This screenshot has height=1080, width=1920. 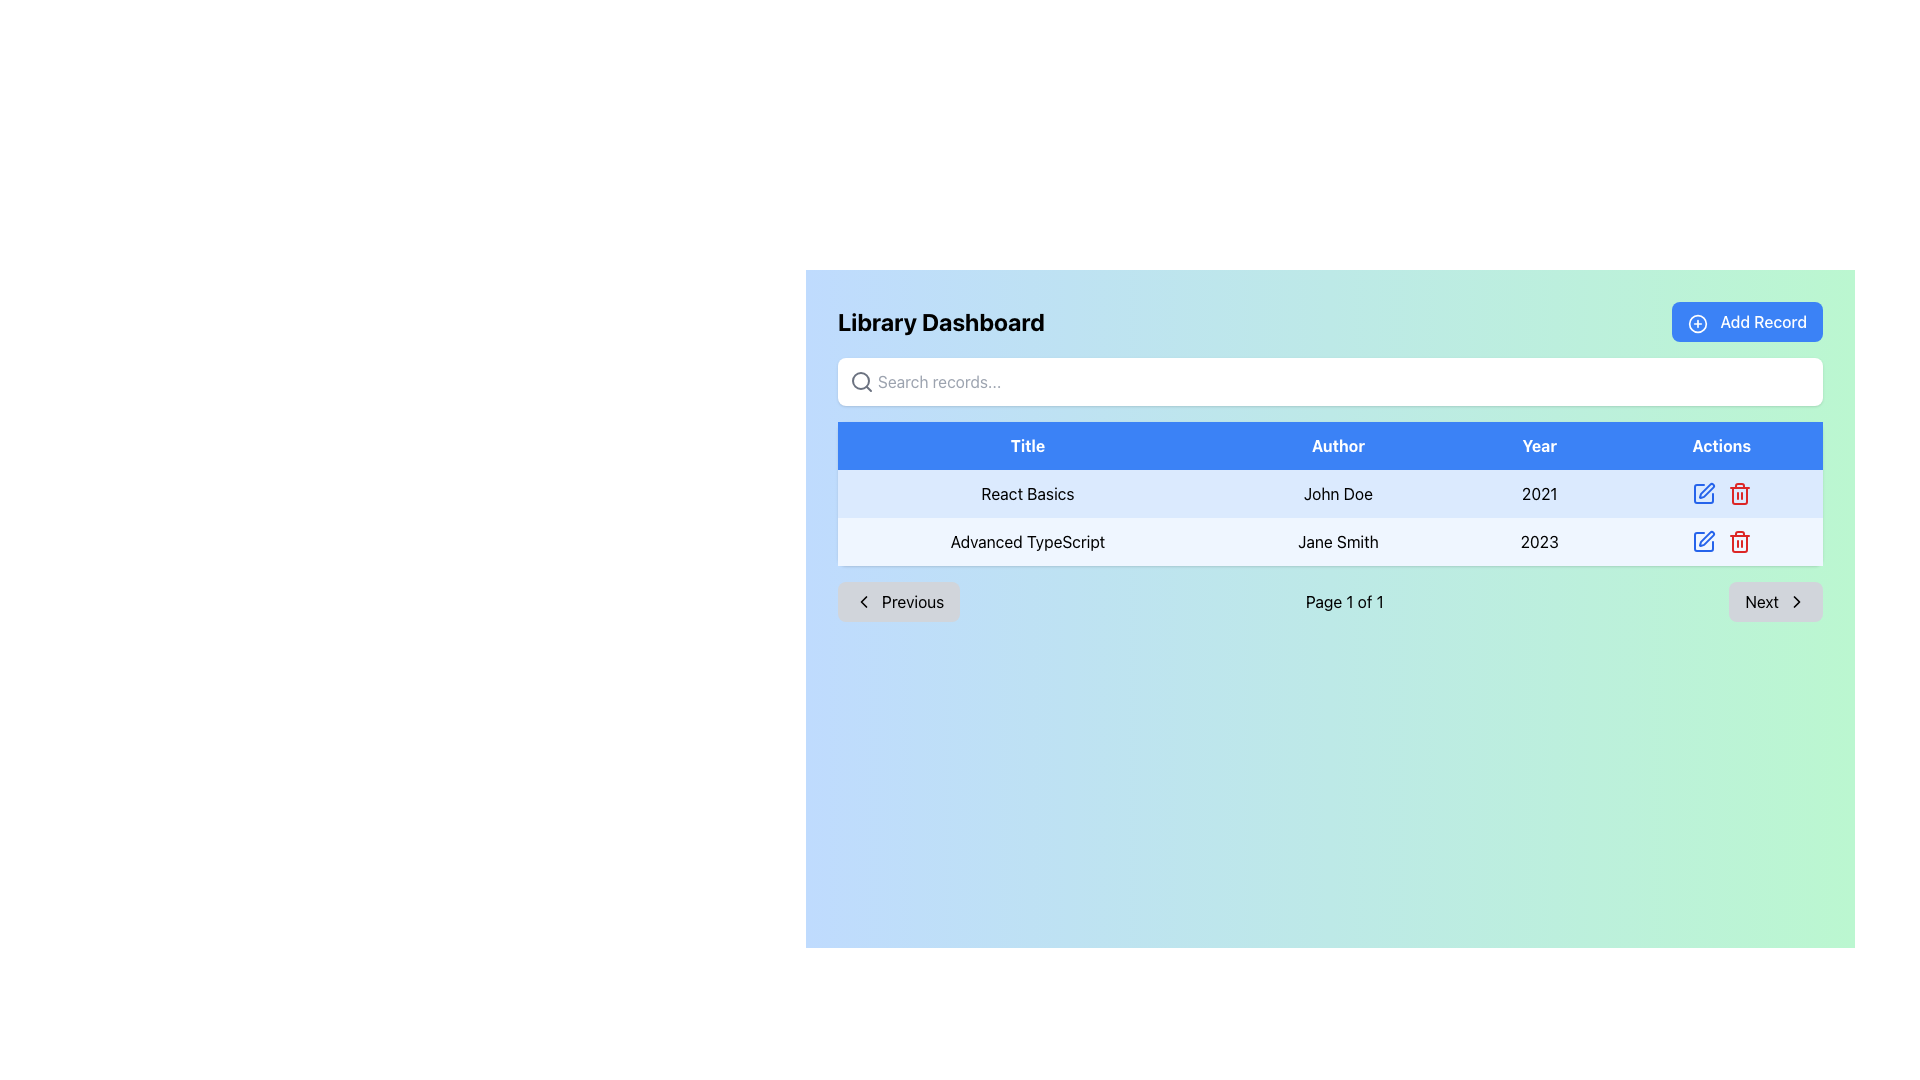 I want to click on the 'Edit' button located in the 'Actions' column of the last row of the table, so click(x=1702, y=493).